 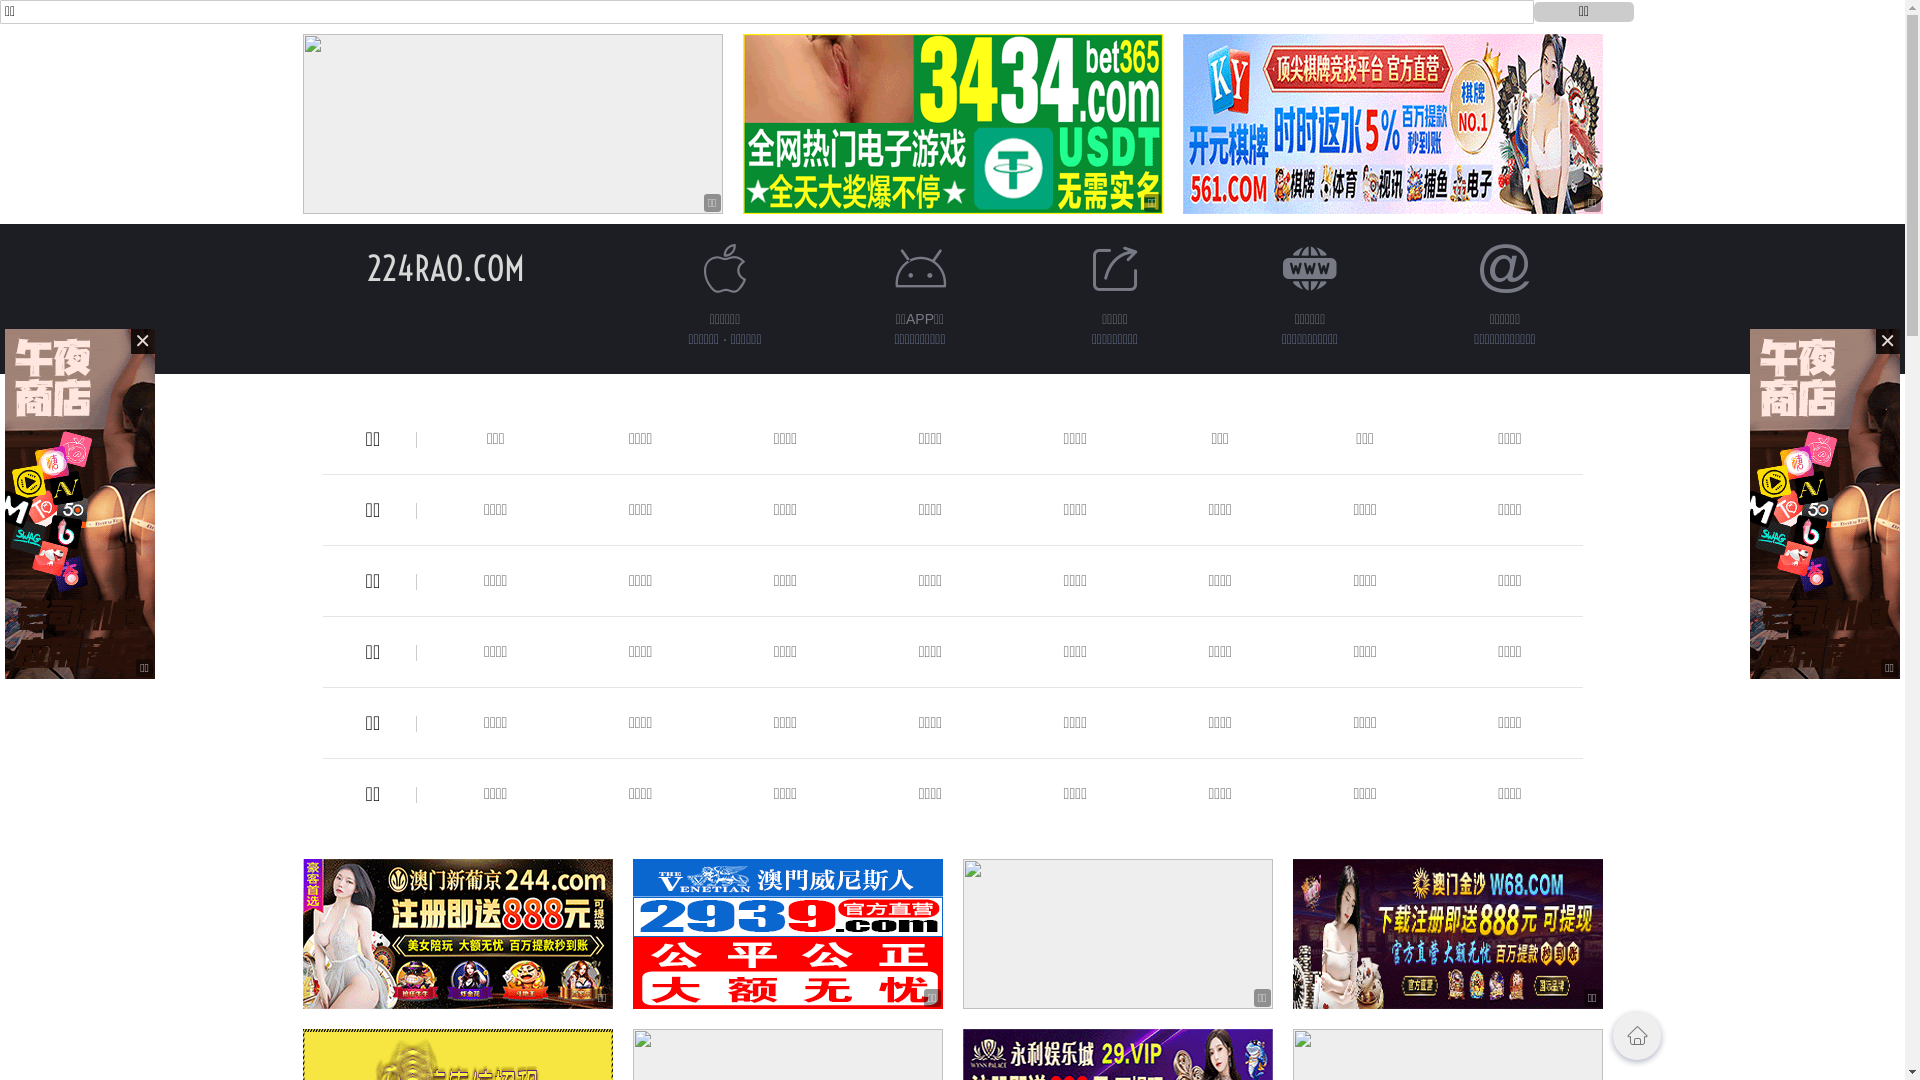 What do you see at coordinates (365, 267) in the screenshot?
I see `'224RAO.COM'` at bounding box center [365, 267].